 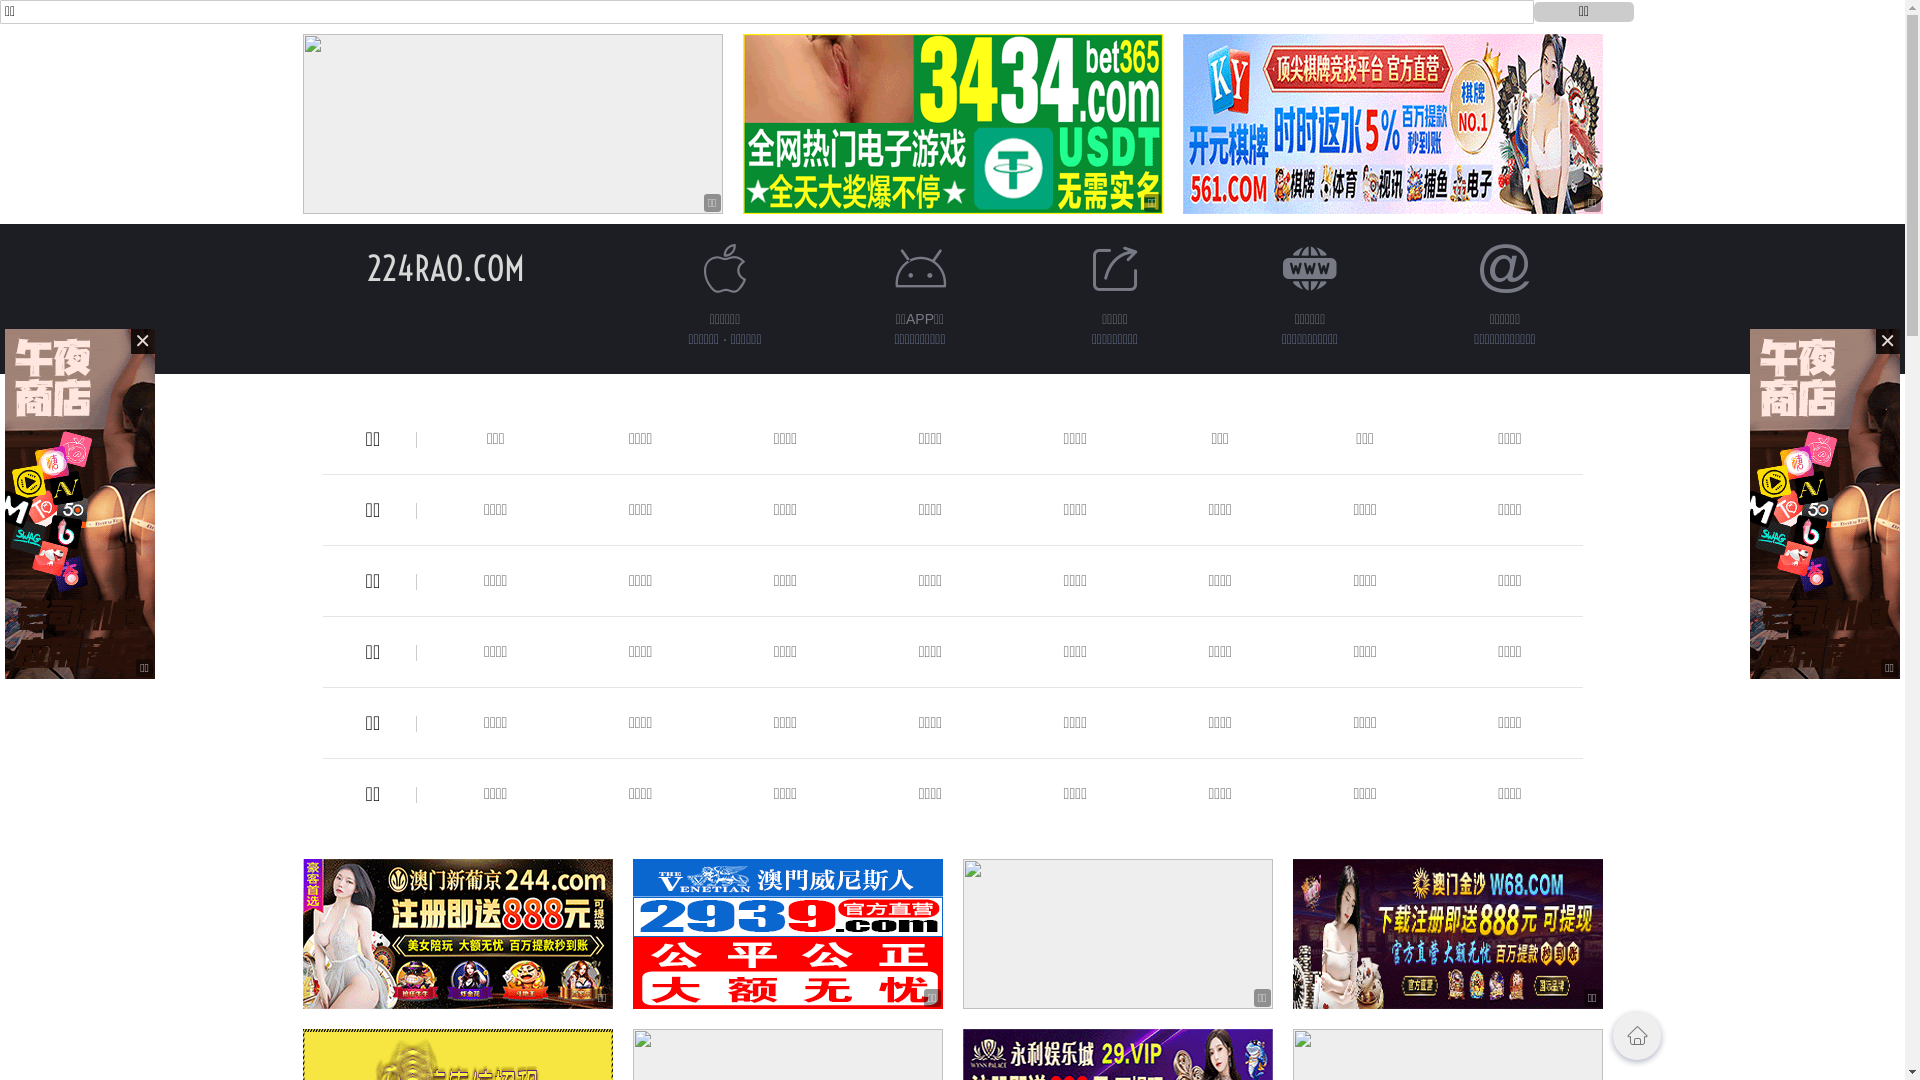 What do you see at coordinates (365, 267) in the screenshot?
I see `'224RAO.COM'` at bounding box center [365, 267].